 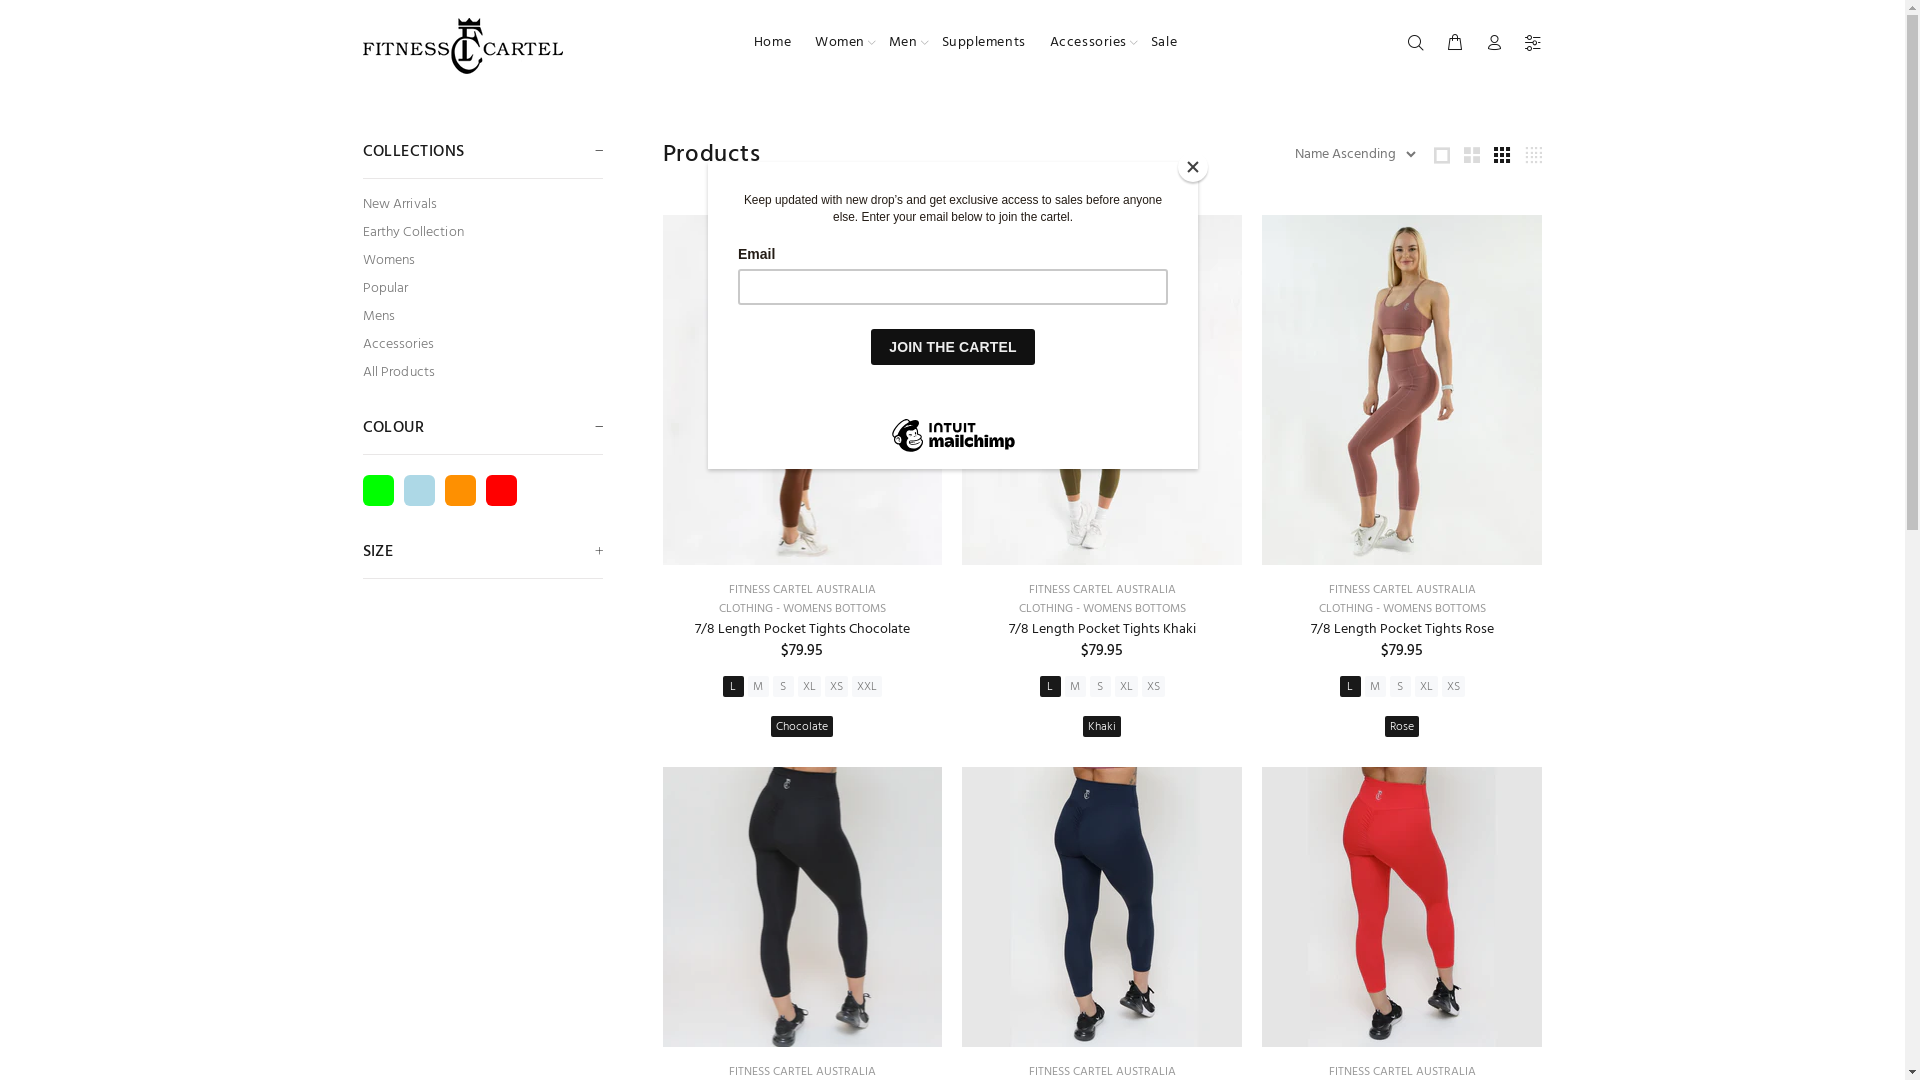 I want to click on 'FITNESS CARTEL AUSTRALIA', so click(x=1401, y=589).